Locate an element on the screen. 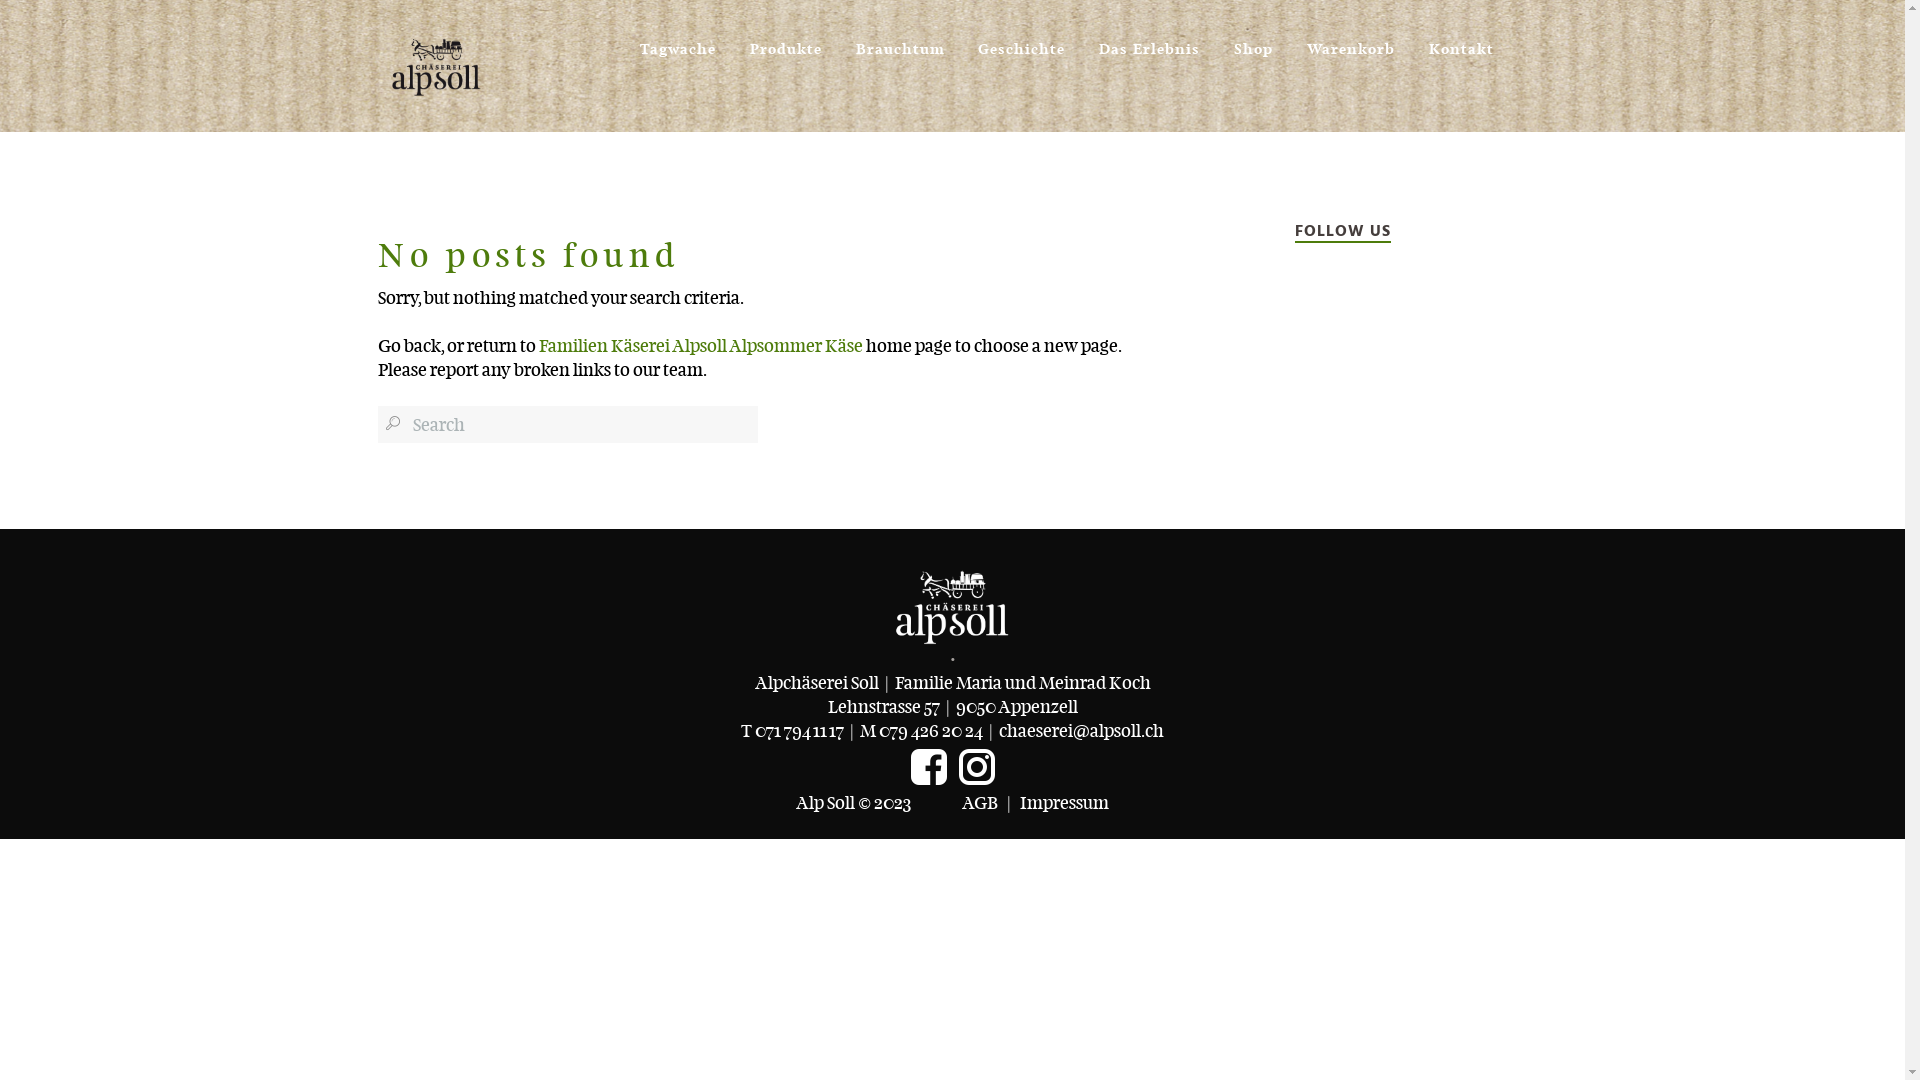 This screenshot has height=1080, width=1920. 'Start search' is located at coordinates (392, 422).